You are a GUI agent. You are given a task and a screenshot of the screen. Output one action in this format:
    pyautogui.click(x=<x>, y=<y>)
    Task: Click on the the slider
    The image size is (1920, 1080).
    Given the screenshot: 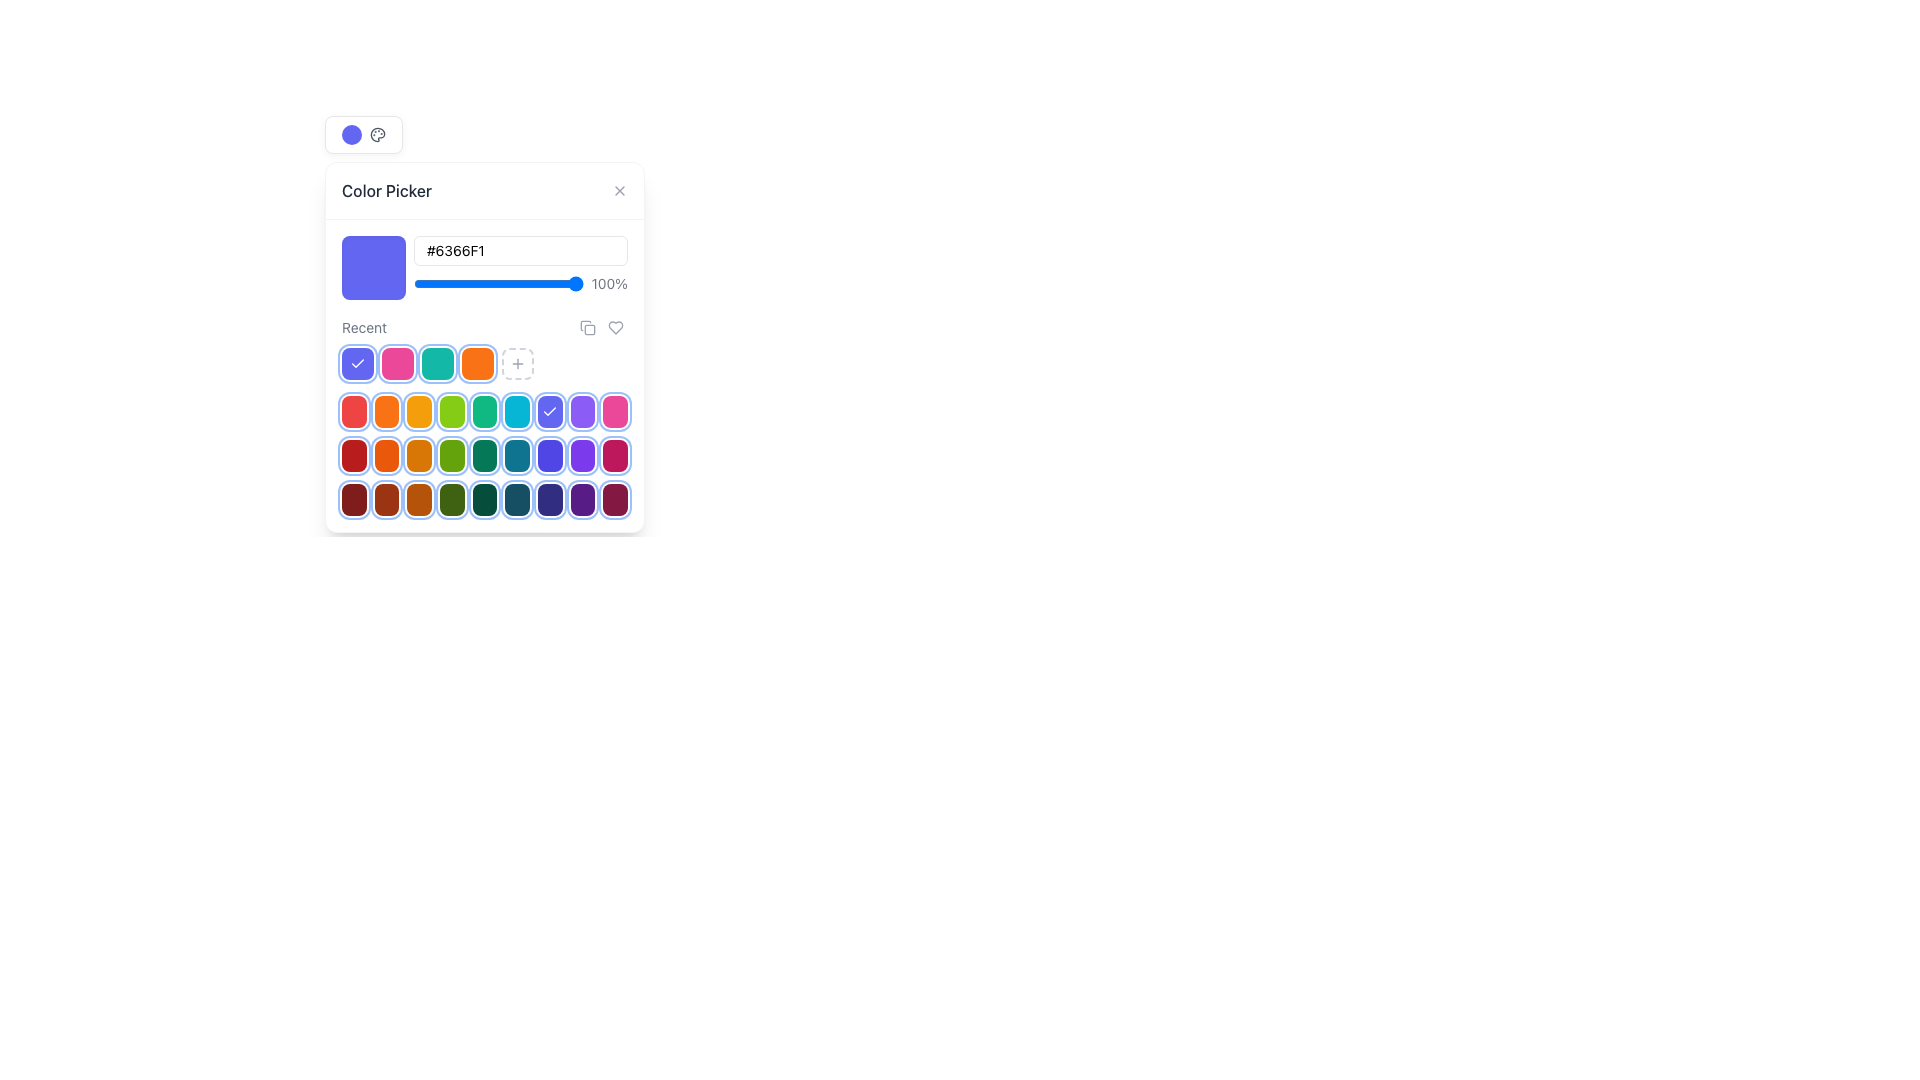 What is the action you would take?
    pyautogui.click(x=488, y=284)
    